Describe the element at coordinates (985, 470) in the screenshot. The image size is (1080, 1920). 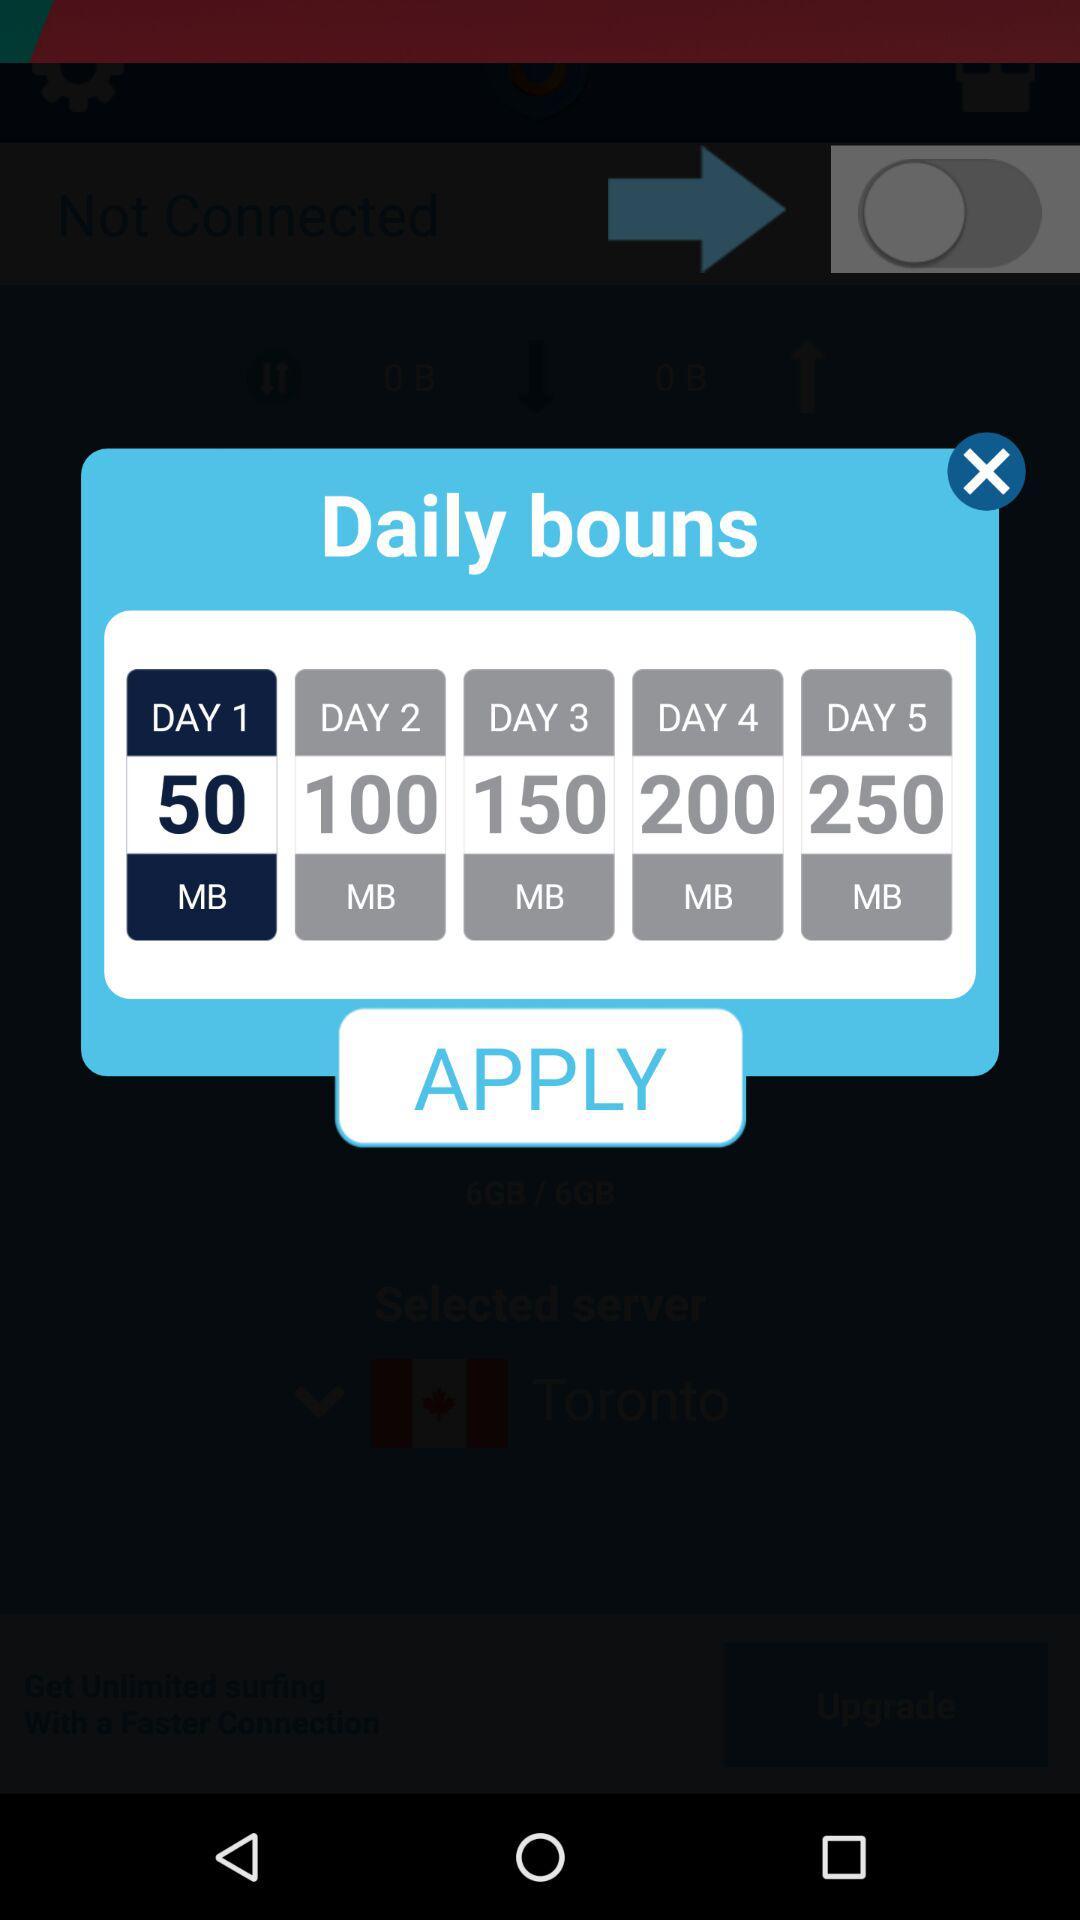
I see `the app to the right of the daily bouns app` at that location.